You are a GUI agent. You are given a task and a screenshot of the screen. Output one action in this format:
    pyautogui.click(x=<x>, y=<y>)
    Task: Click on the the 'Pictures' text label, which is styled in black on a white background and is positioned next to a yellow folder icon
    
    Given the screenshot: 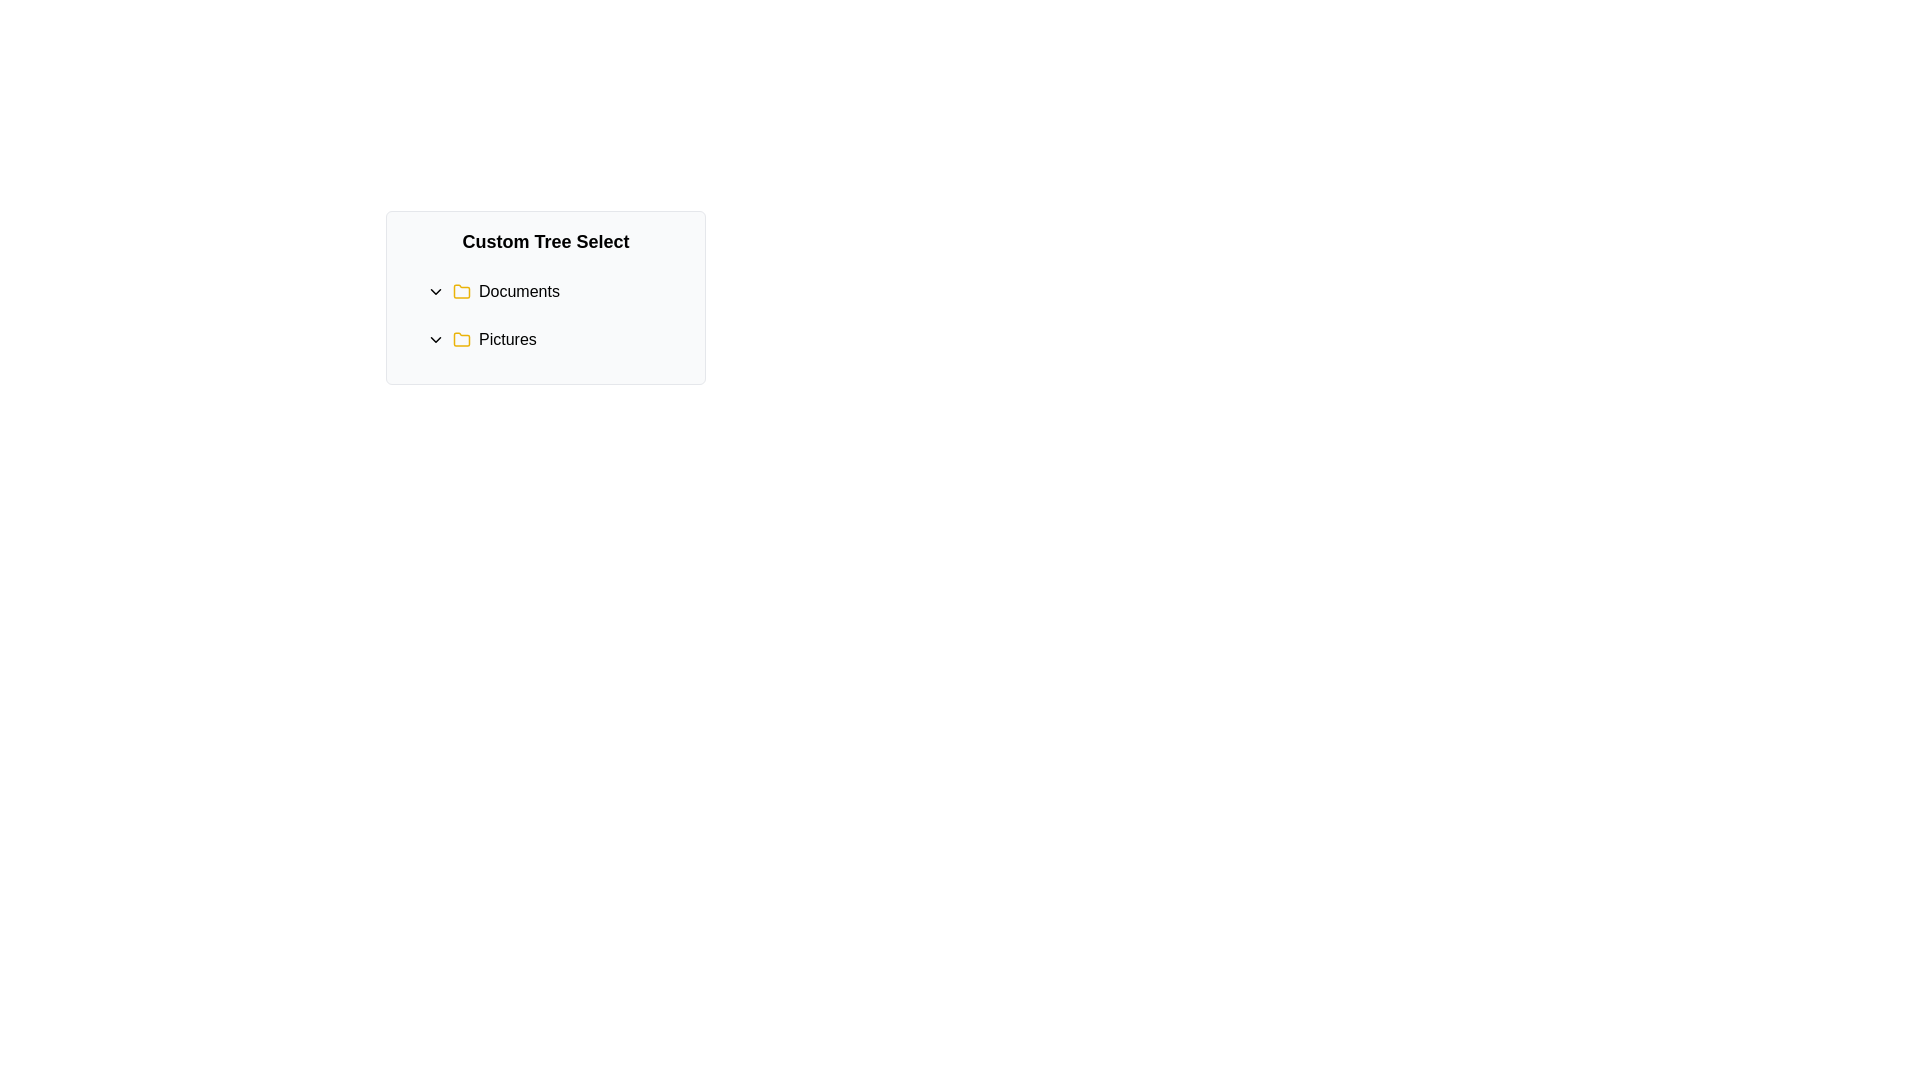 What is the action you would take?
    pyautogui.click(x=507, y=338)
    